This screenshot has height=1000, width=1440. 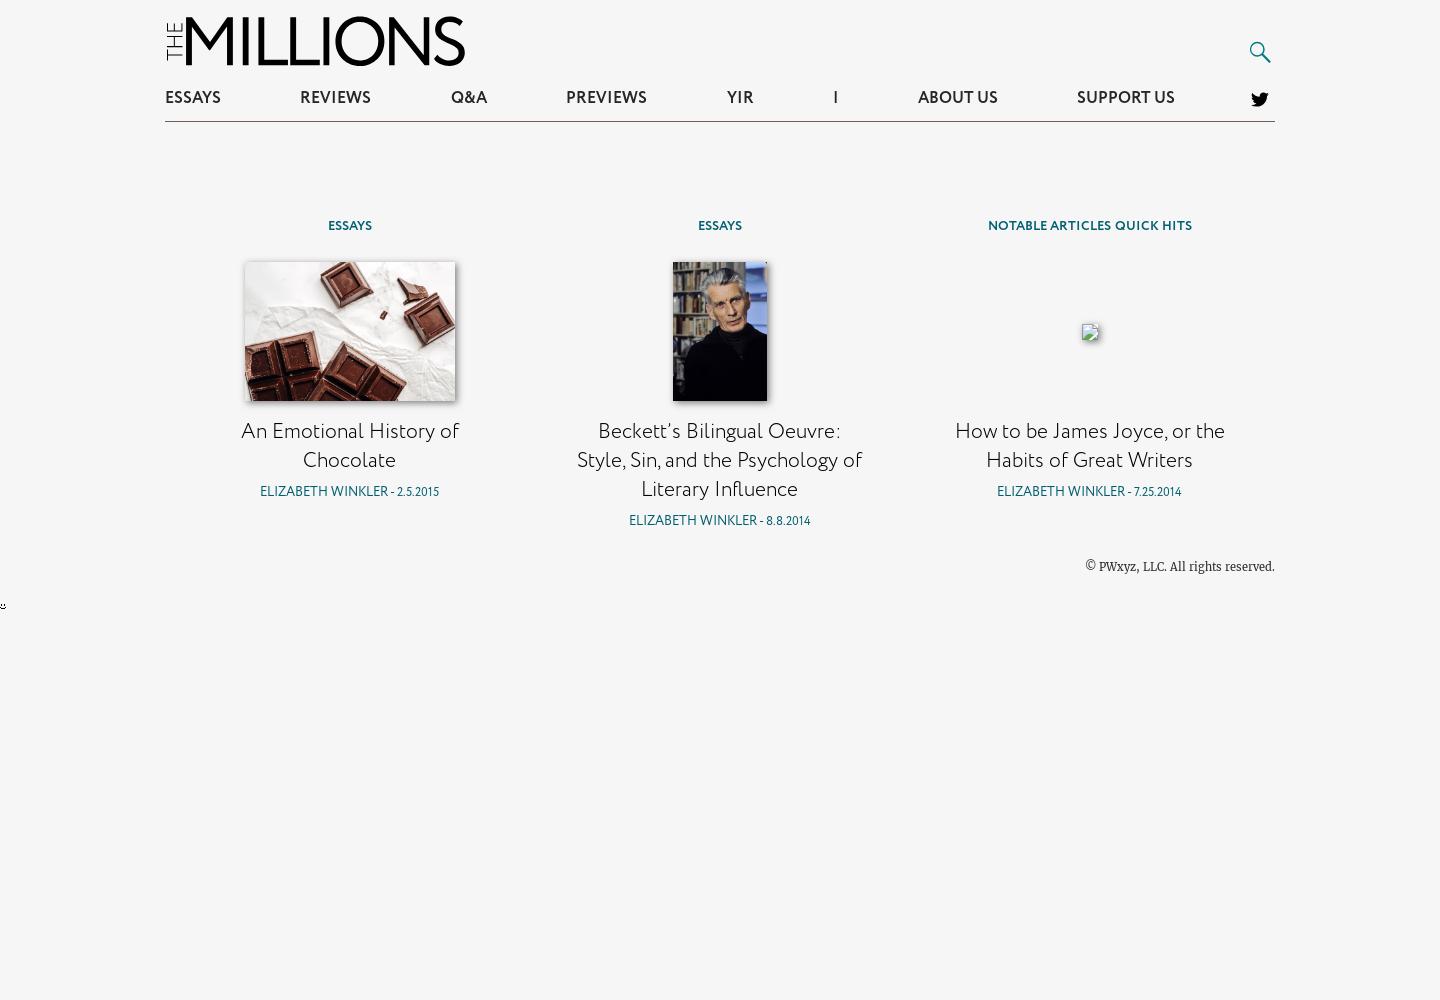 What do you see at coordinates (349, 444) in the screenshot?
I see `'An Emotional History of Chocolate'` at bounding box center [349, 444].